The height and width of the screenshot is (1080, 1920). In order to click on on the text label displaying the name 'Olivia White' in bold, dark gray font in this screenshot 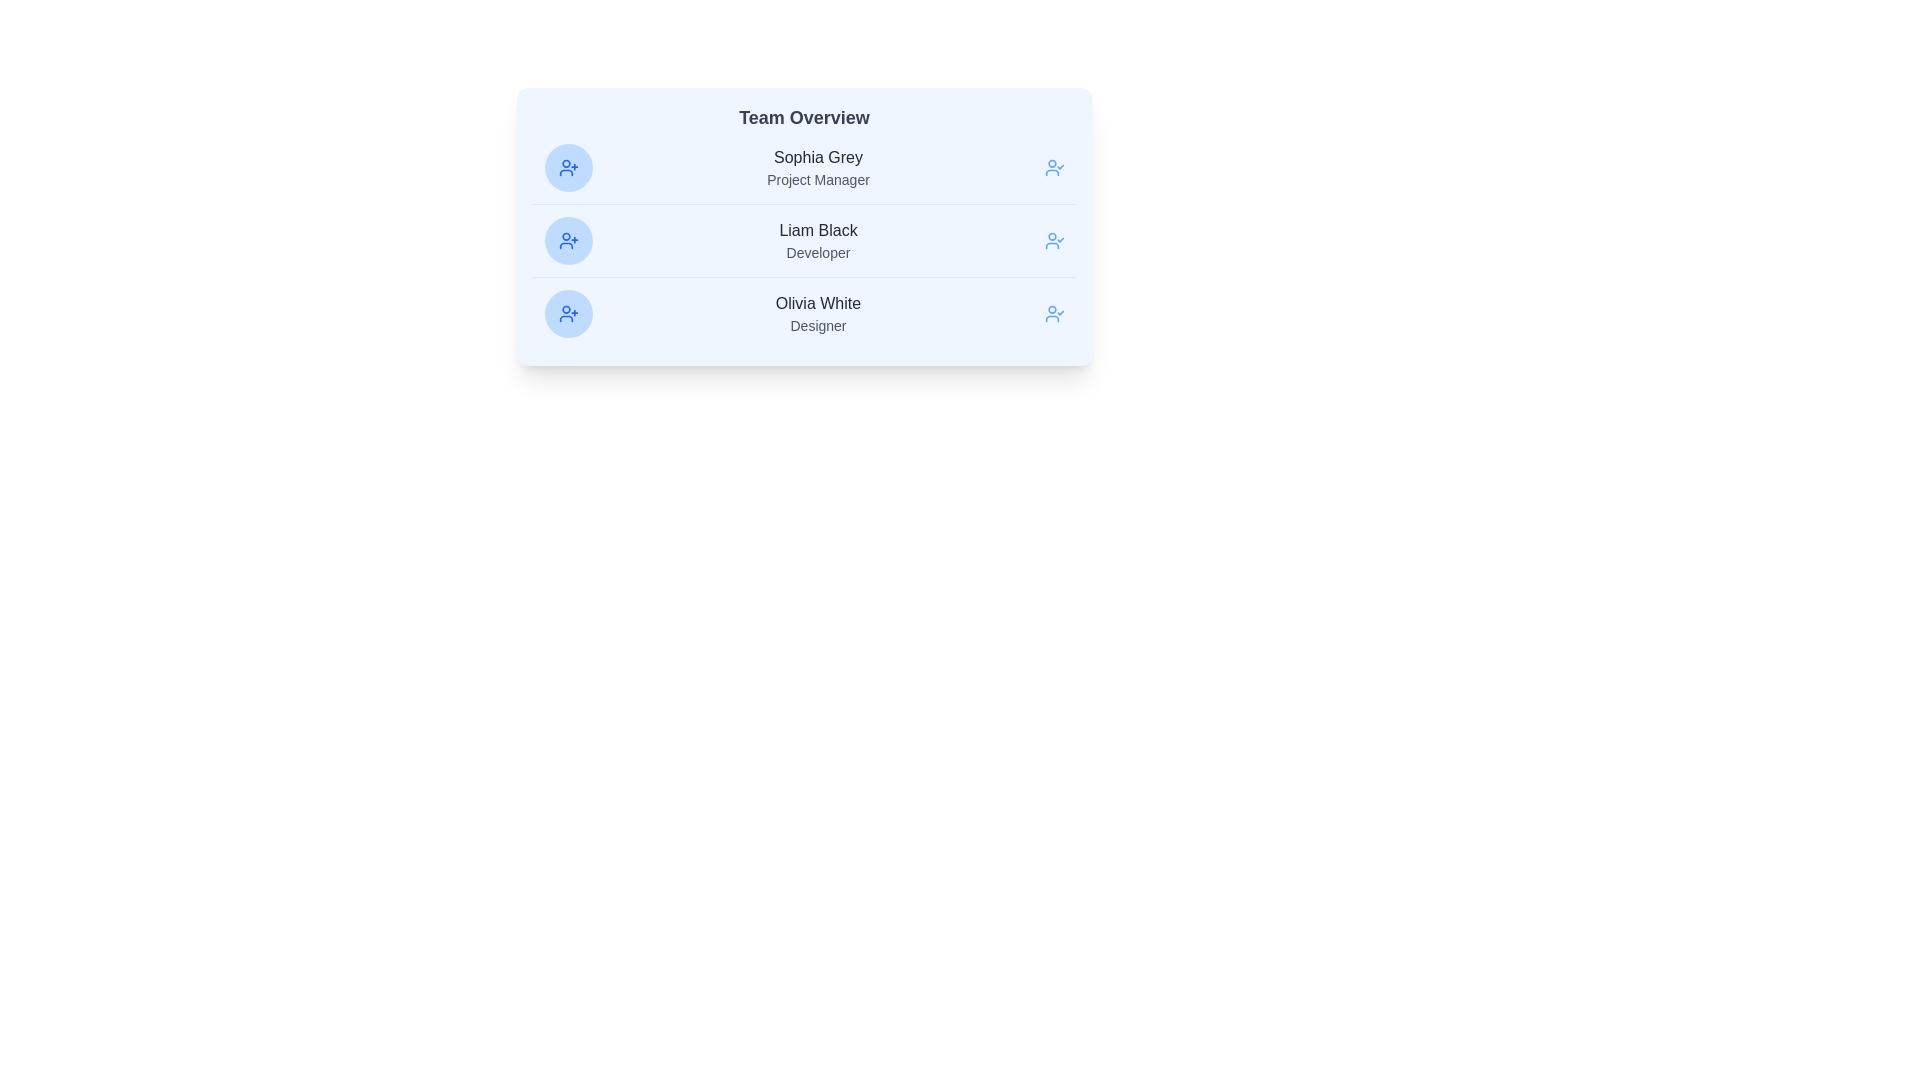, I will do `click(818, 304)`.